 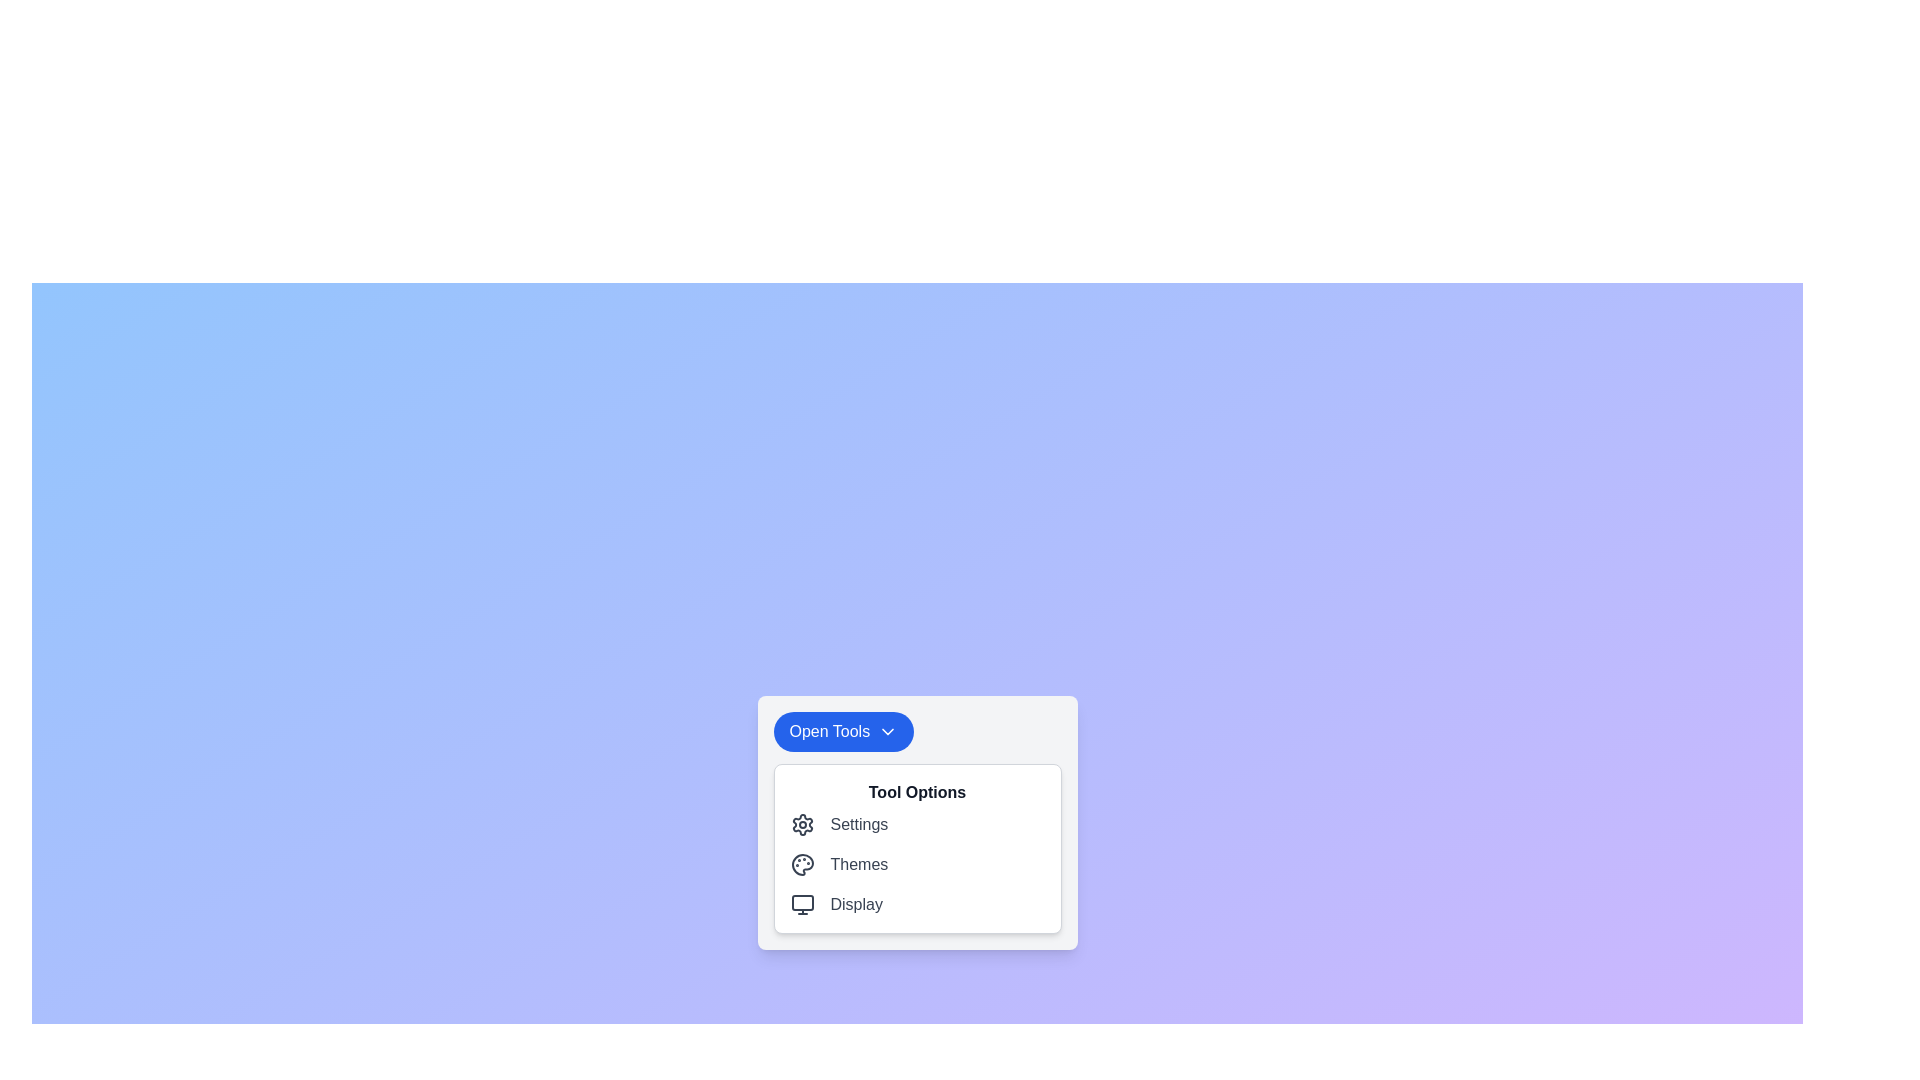 What do you see at coordinates (843, 732) in the screenshot?
I see `the button that reveals a dropdown menu or panel, providing access to additional options or tools` at bounding box center [843, 732].